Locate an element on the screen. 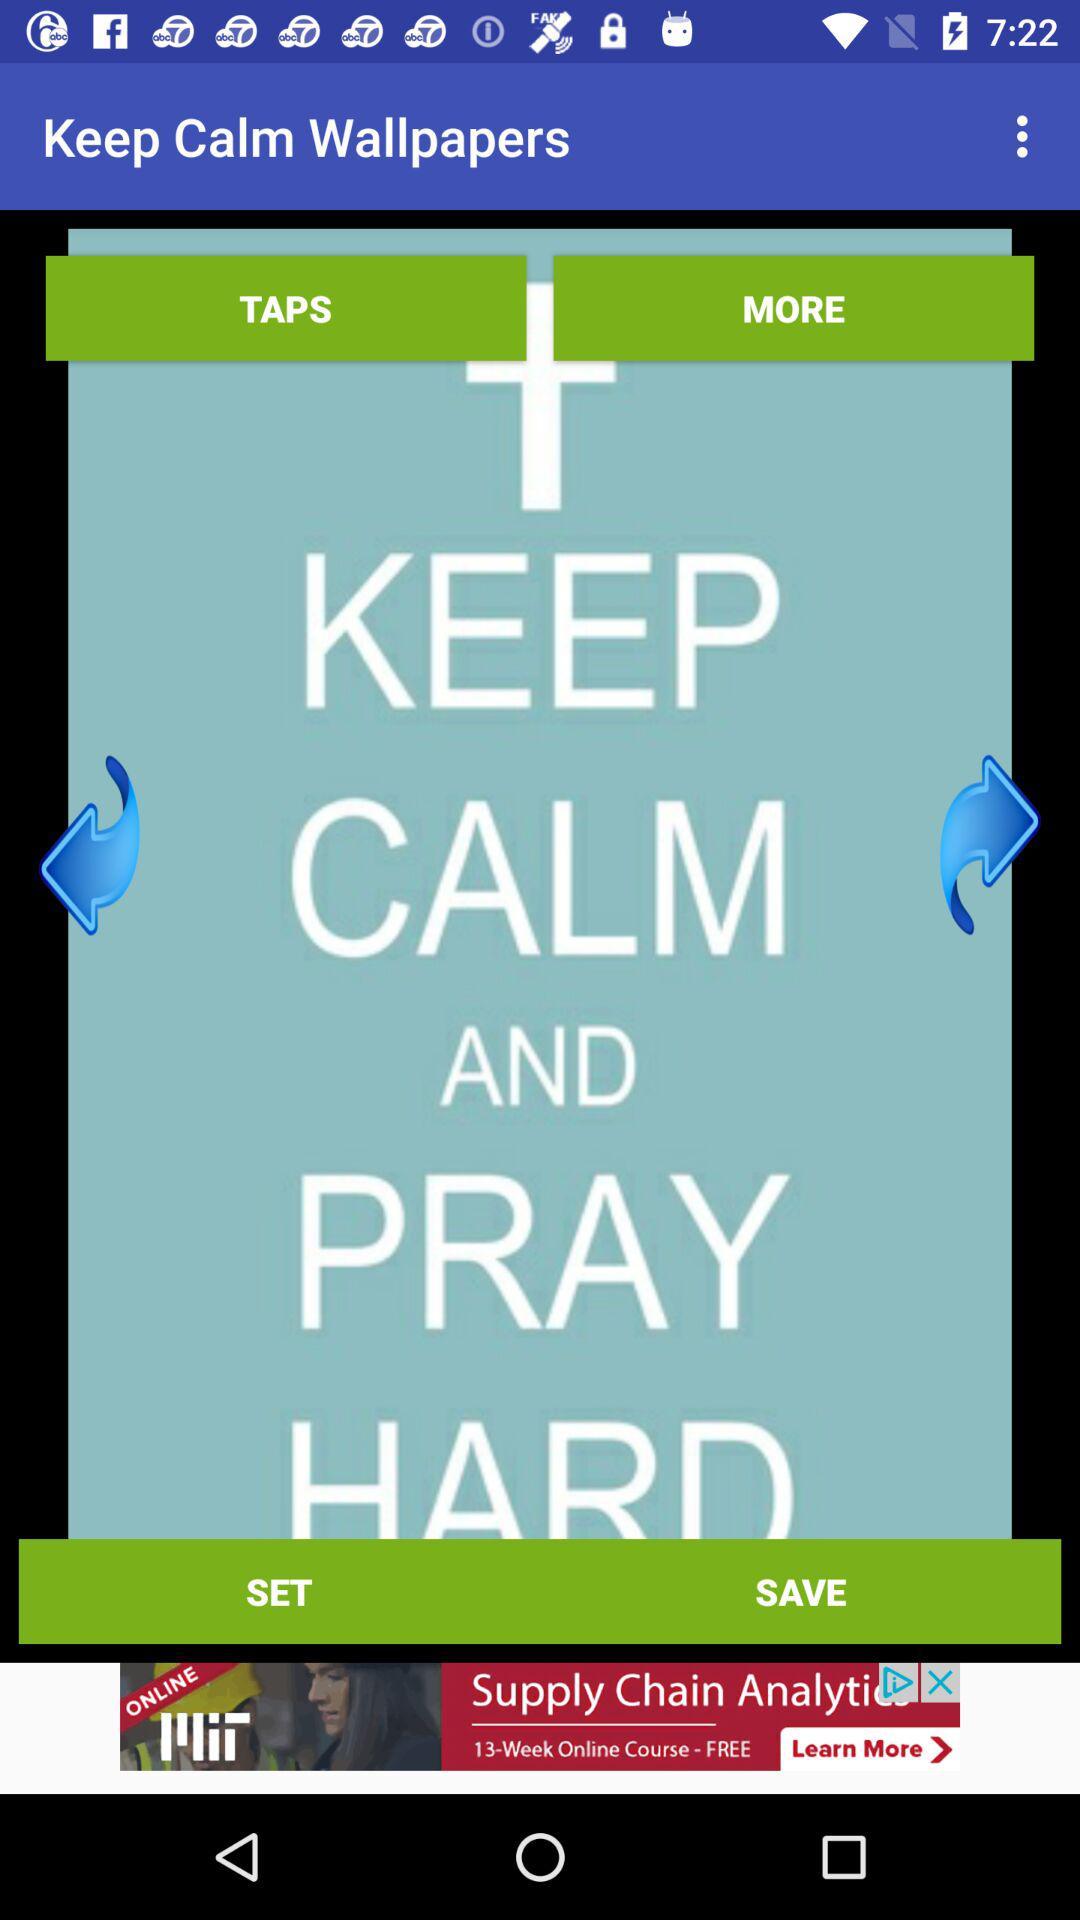  advertisement is located at coordinates (540, 1727).